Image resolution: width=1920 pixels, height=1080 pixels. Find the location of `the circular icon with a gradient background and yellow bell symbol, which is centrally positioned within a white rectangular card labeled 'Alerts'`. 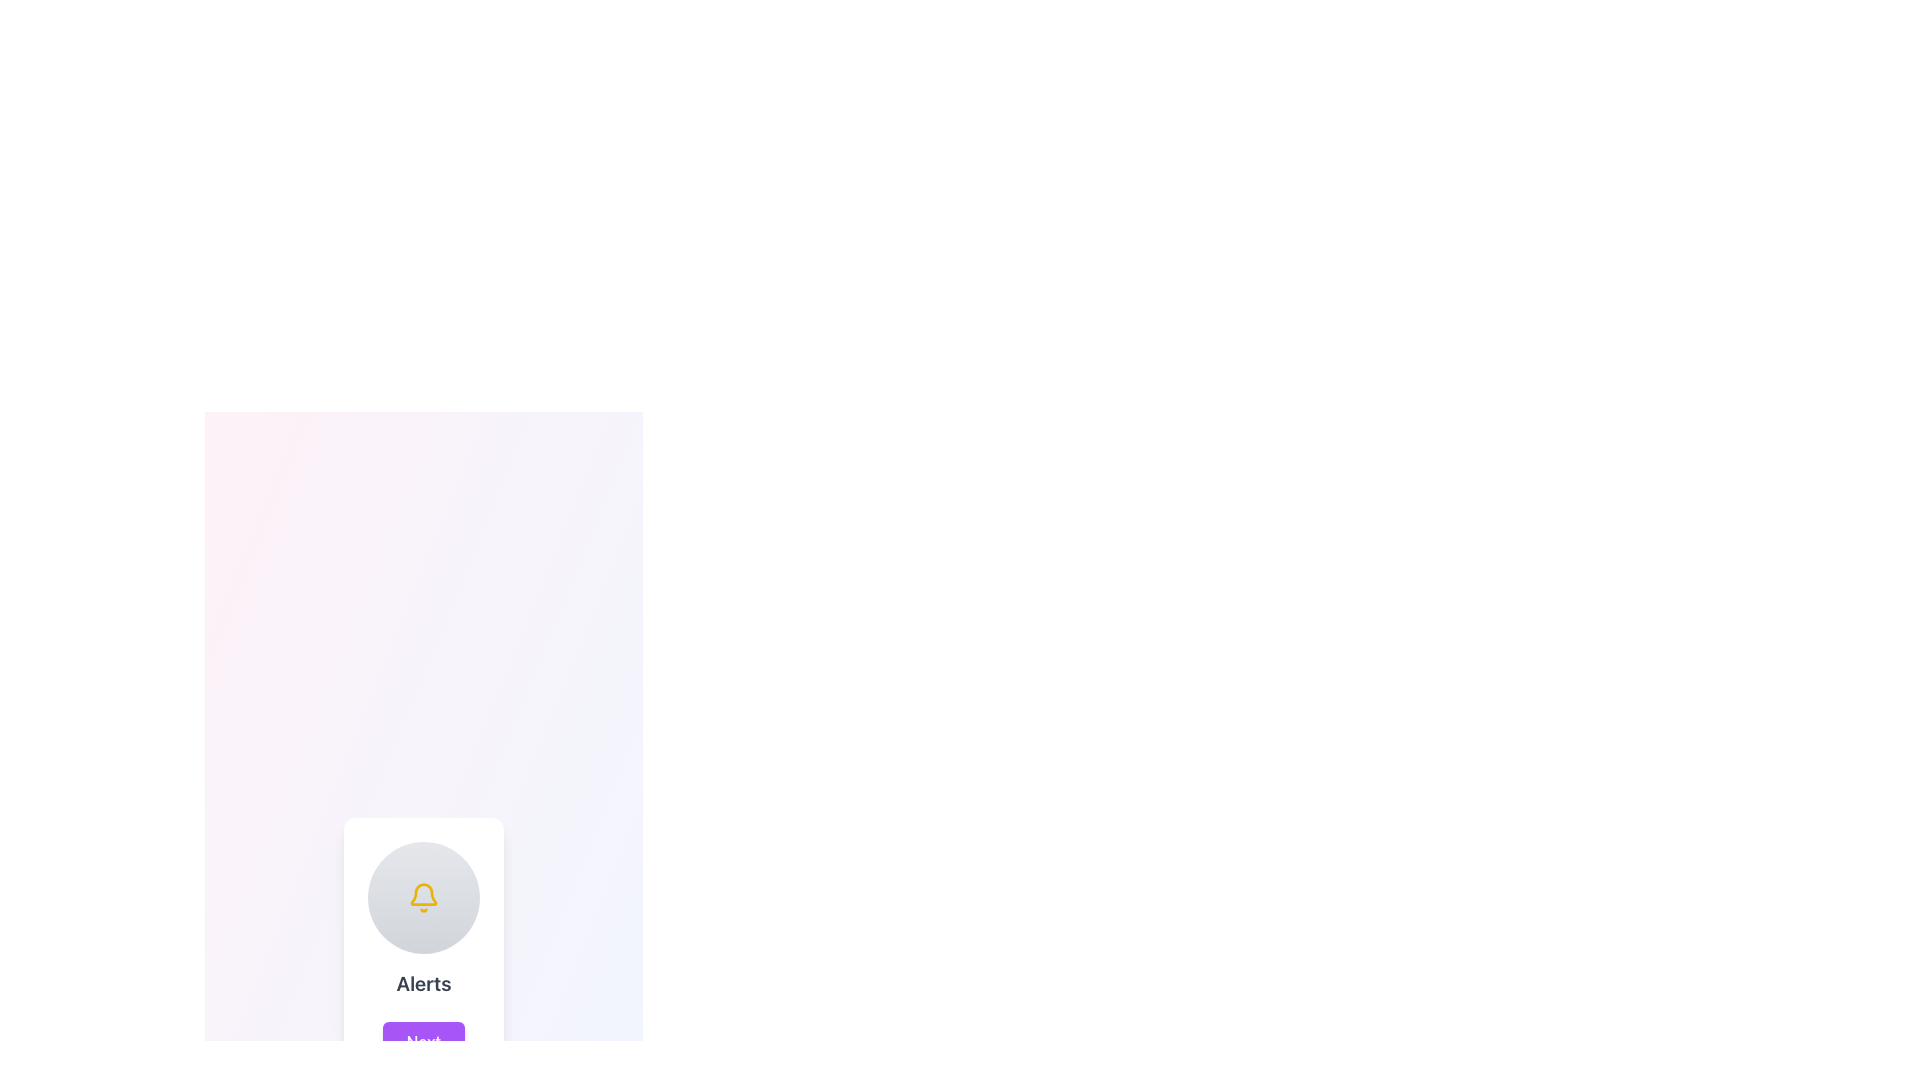

the circular icon with a gradient background and yellow bell symbol, which is centrally positioned within a white rectangular card labeled 'Alerts' is located at coordinates (422, 897).